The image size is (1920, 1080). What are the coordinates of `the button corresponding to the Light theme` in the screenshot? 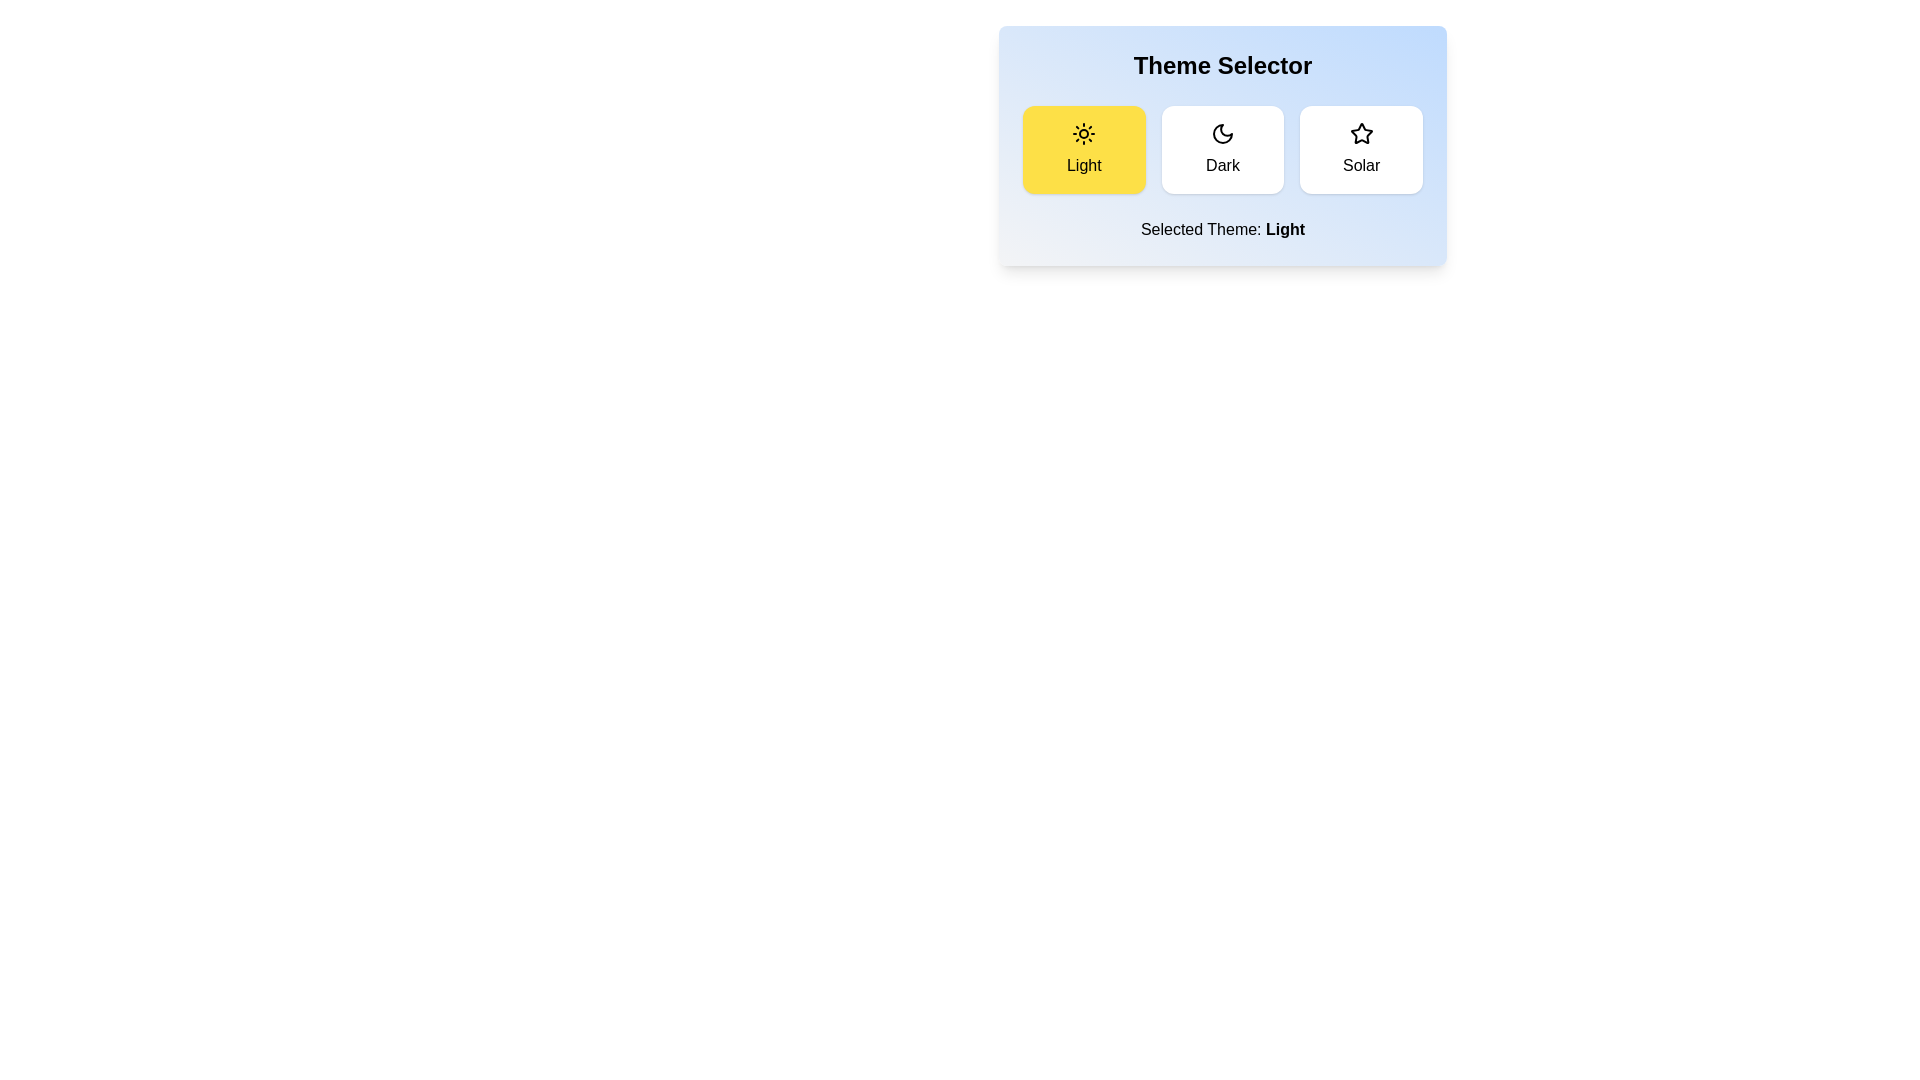 It's located at (1083, 149).